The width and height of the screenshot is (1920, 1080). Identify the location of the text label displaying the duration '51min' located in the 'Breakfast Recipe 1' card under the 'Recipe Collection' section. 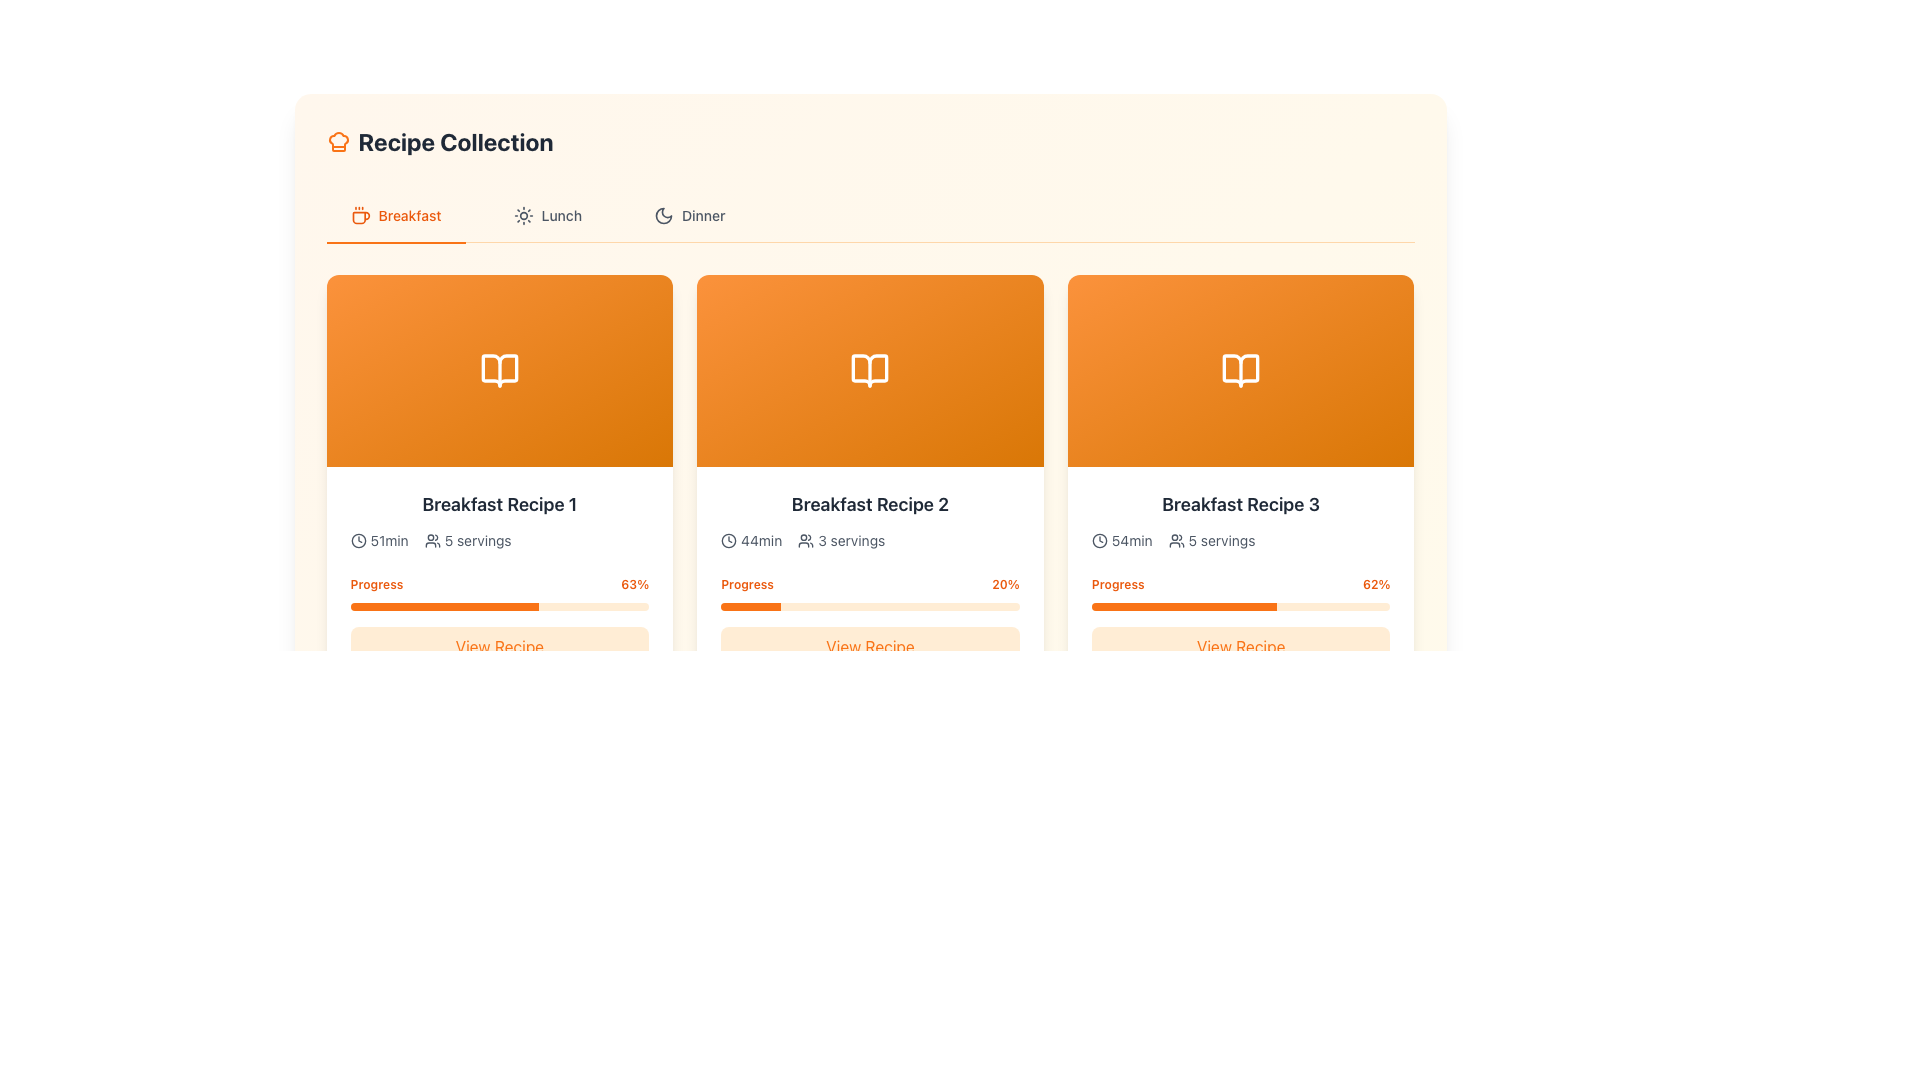
(389, 540).